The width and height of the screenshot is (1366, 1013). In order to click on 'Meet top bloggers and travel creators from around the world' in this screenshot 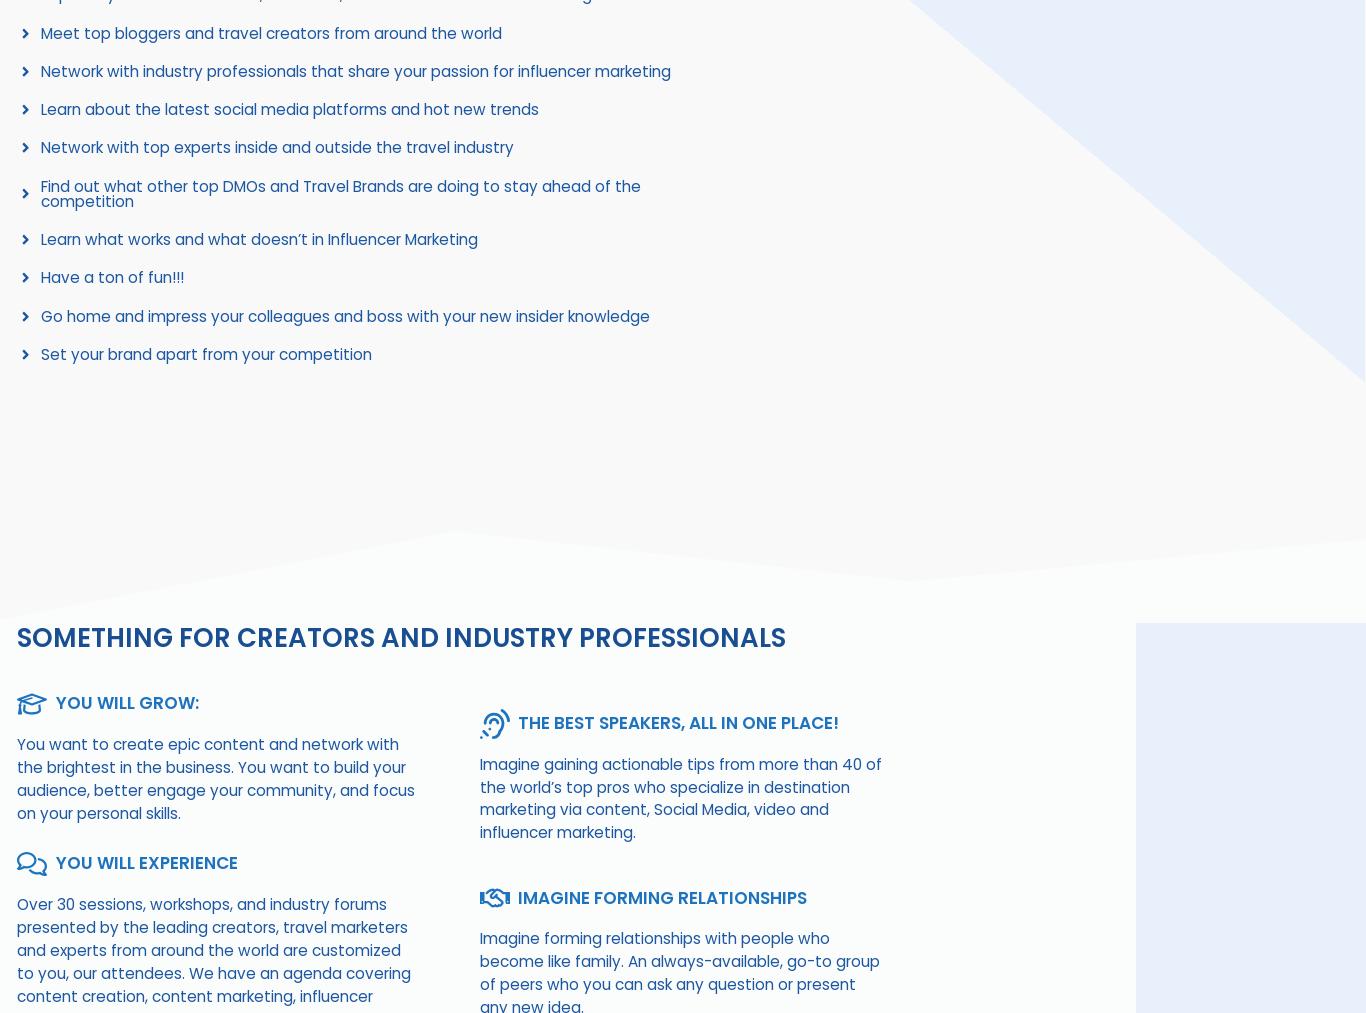, I will do `click(270, 31)`.